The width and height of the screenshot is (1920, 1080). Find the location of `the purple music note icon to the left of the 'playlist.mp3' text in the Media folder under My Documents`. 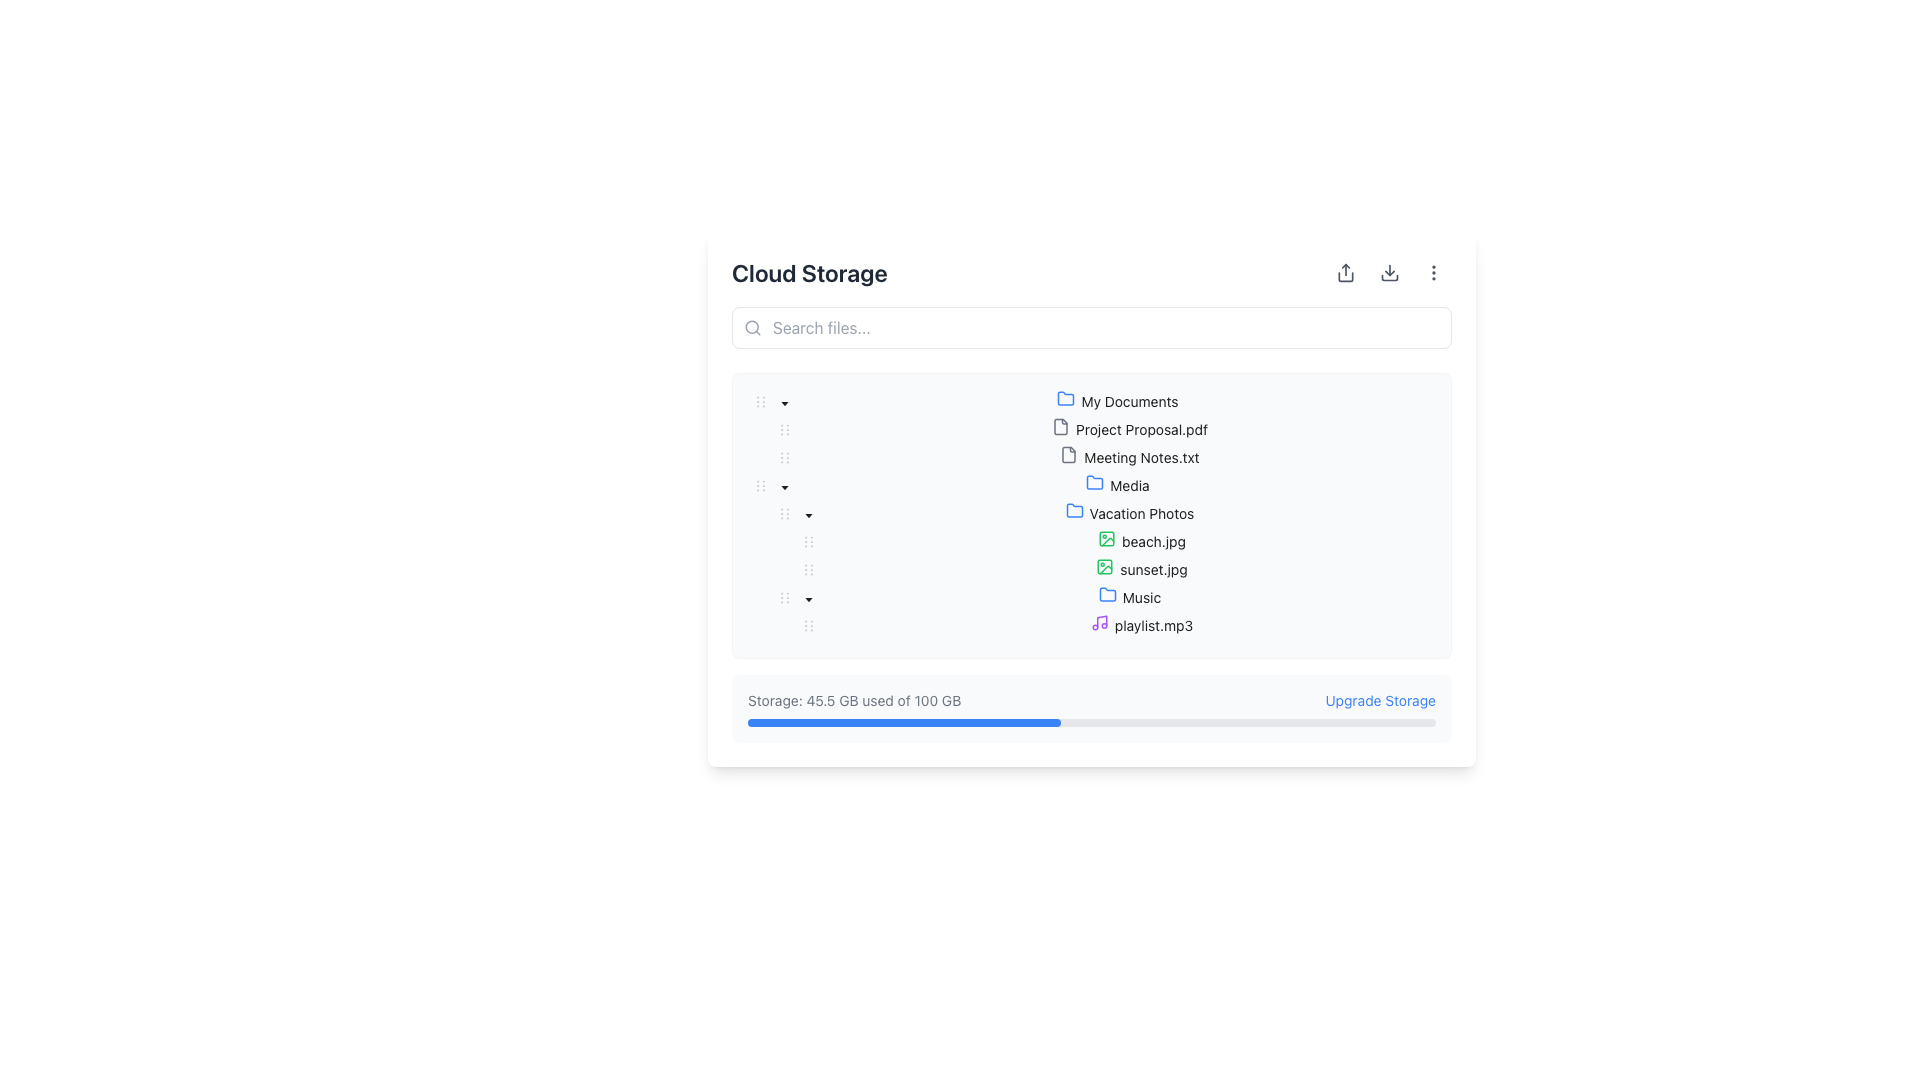

the purple music note icon to the left of the 'playlist.mp3' text in the Media folder under My Documents is located at coordinates (1101, 624).